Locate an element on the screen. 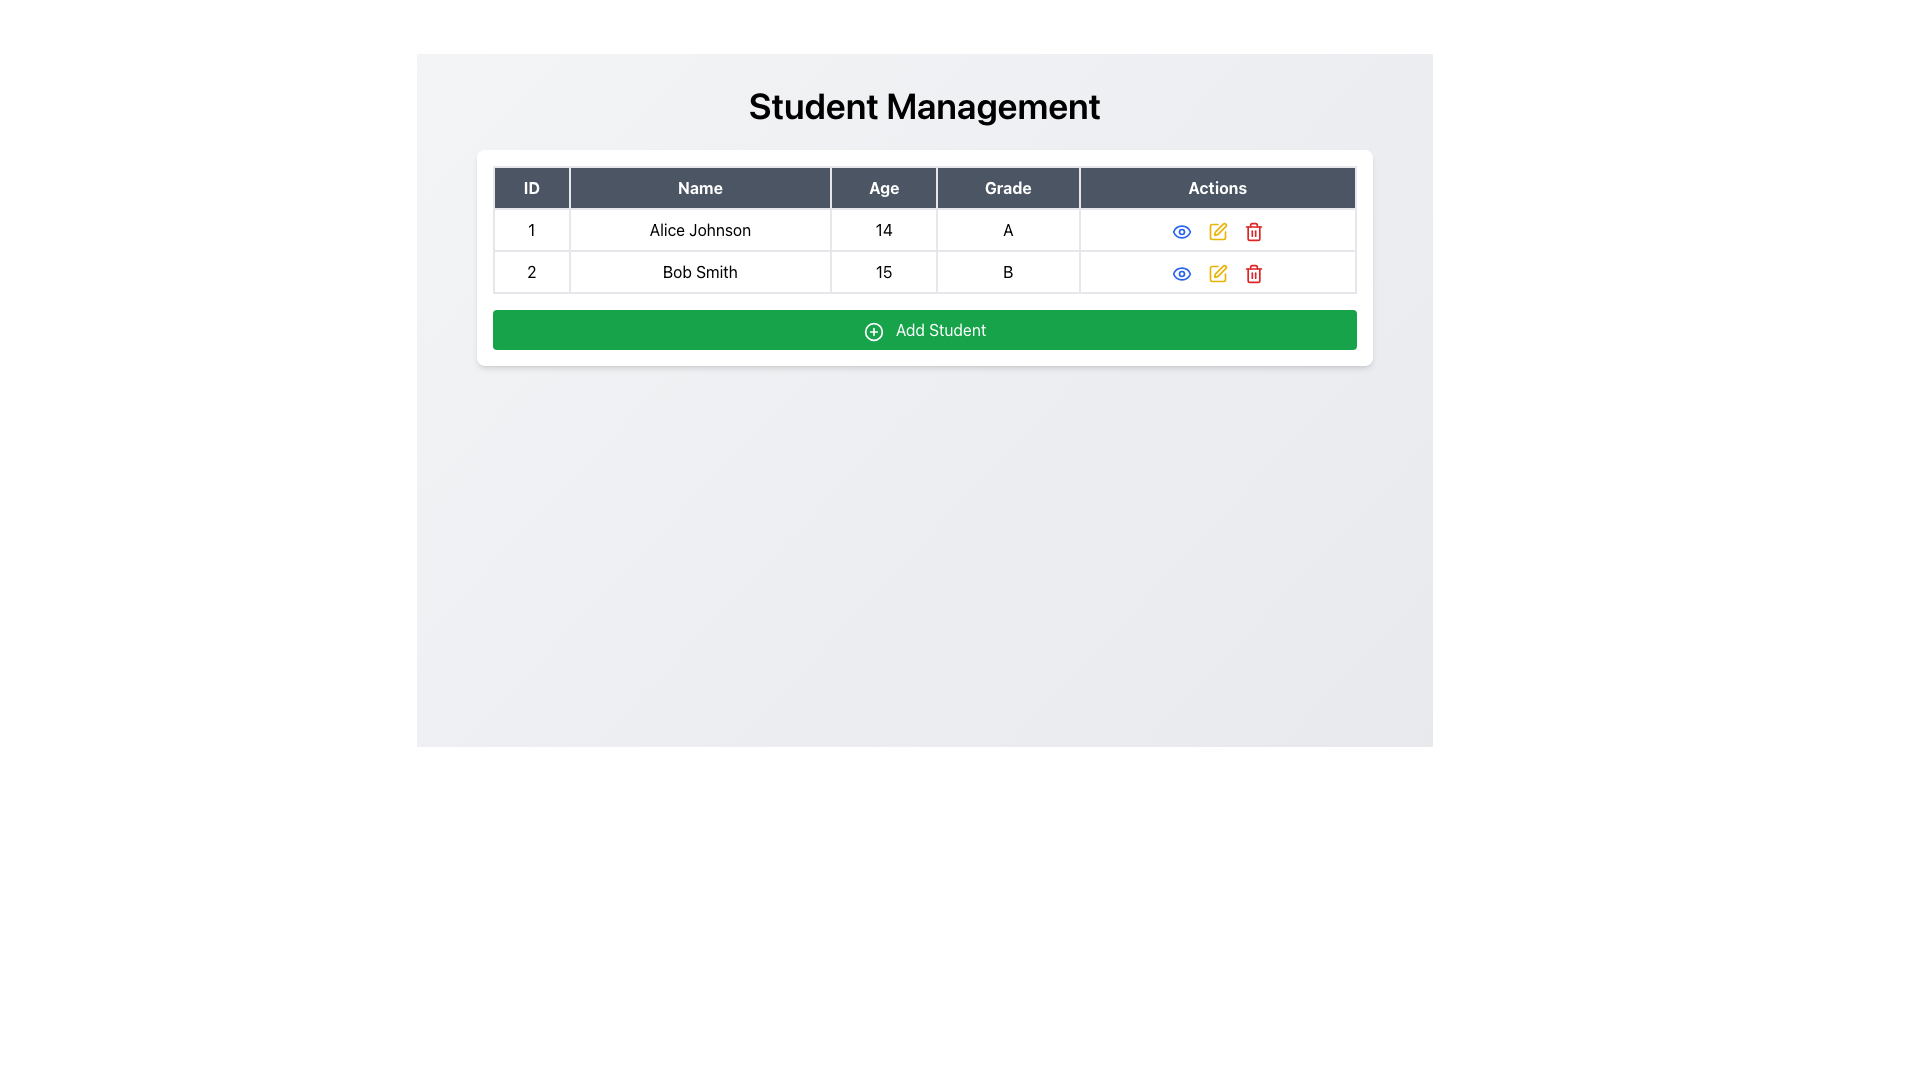 This screenshot has width=1920, height=1080. the circular 'plus' icon within the 'Add Student' button is located at coordinates (873, 330).